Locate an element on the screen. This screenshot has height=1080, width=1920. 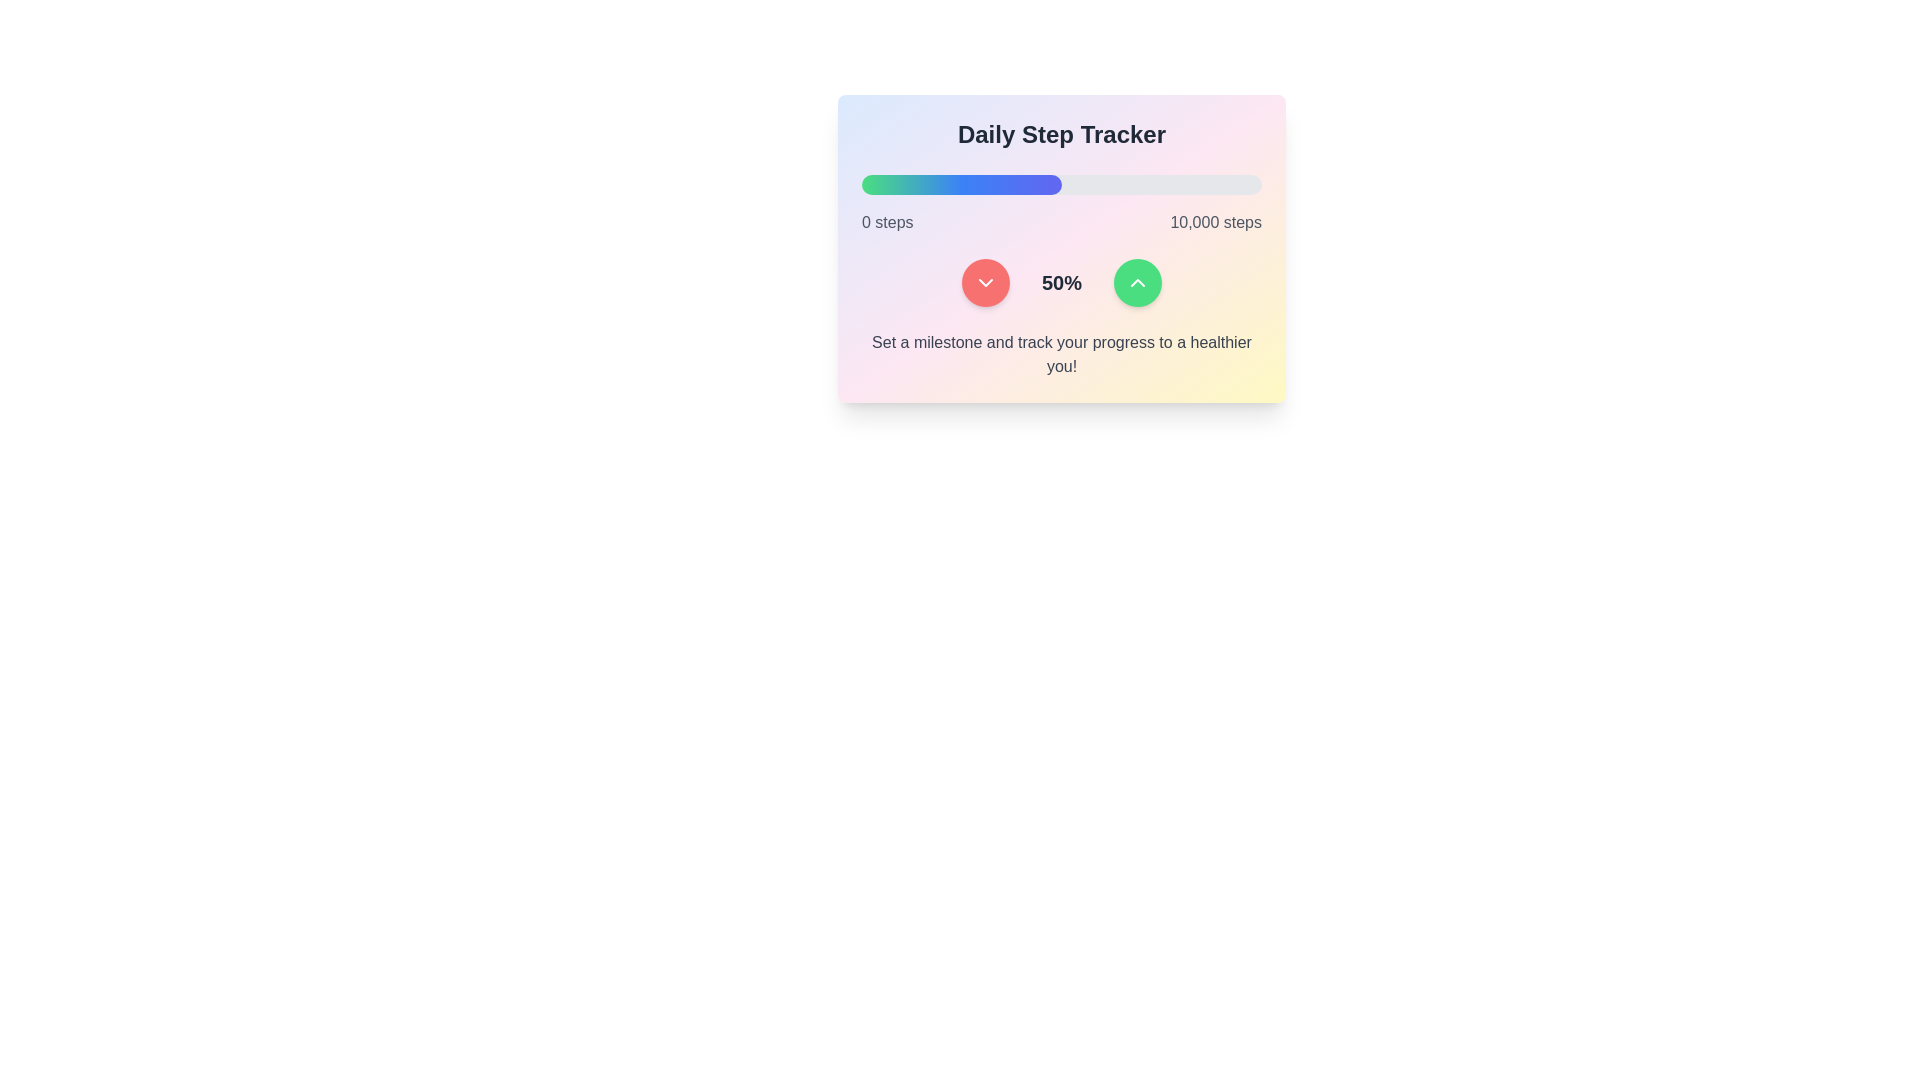
the horizontal progress bar located below the 'Daily Step Tracker' title, which has a gradient style transitioning from green to blue to indigo and is rounded in appearance is located at coordinates (1060, 185).